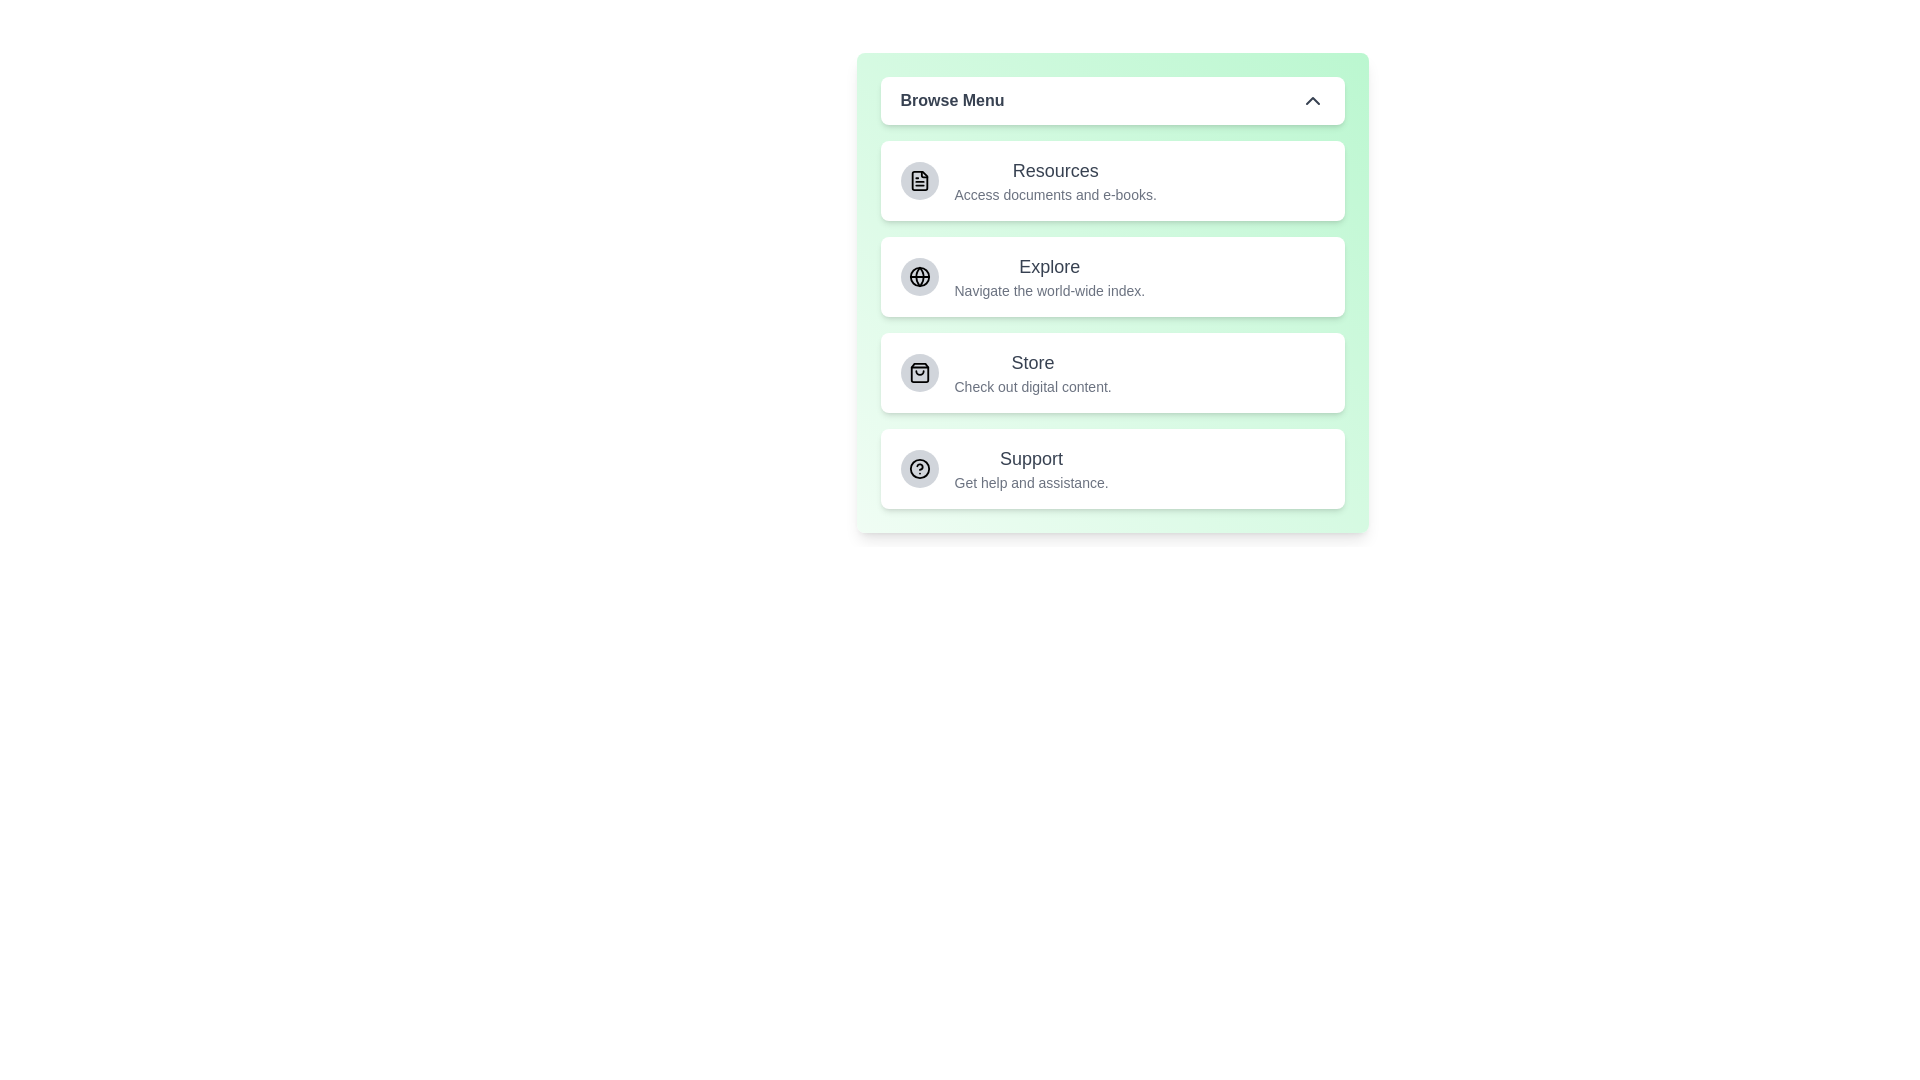 This screenshot has width=1920, height=1080. What do you see at coordinates (918, 373) in the screenshot?
I see `the icon of the menu item Store to analyze it` at bounding box center [918, 373].